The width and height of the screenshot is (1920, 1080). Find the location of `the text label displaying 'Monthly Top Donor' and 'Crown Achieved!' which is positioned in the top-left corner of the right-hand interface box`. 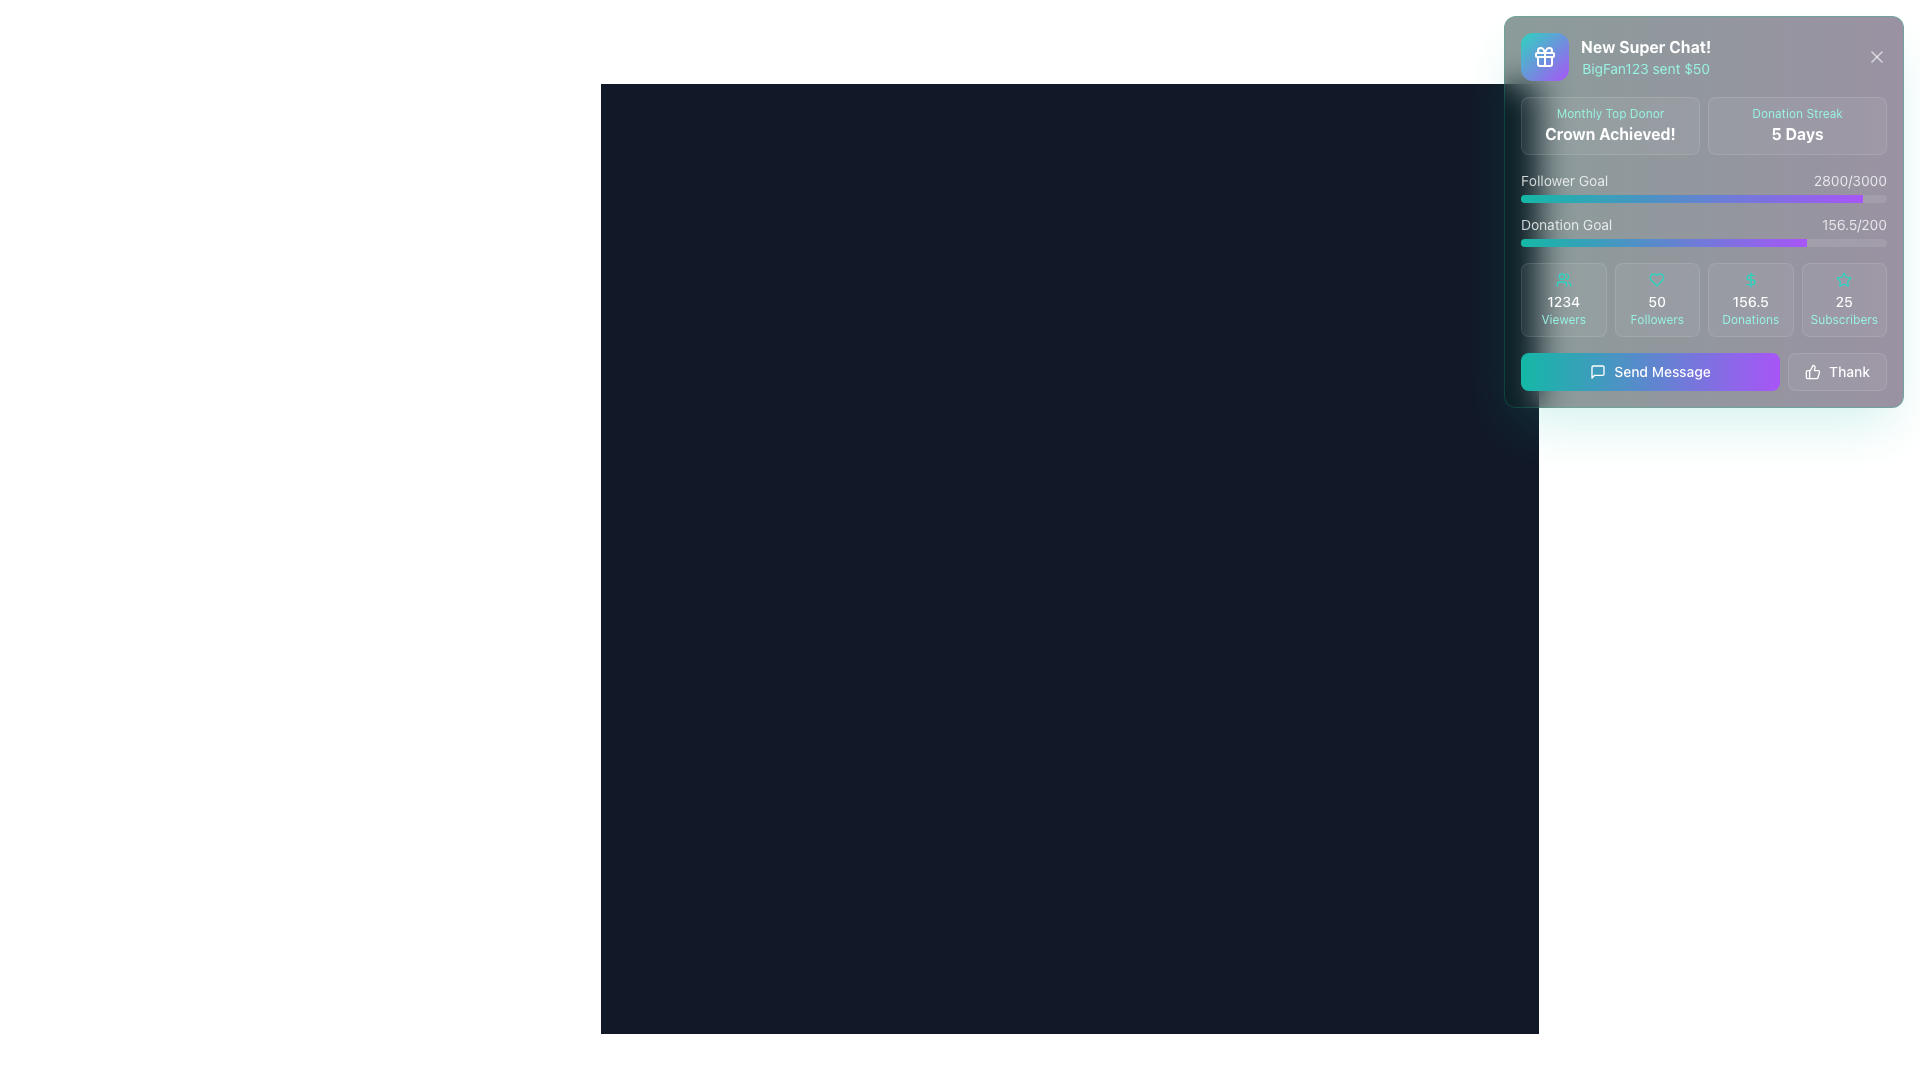

the text label displaying 'Monthly Top Donor' and 'Crown Achieved!' which is positioned in the top-left corner of the right-hand interface box is located at coordinates (1610, 126).